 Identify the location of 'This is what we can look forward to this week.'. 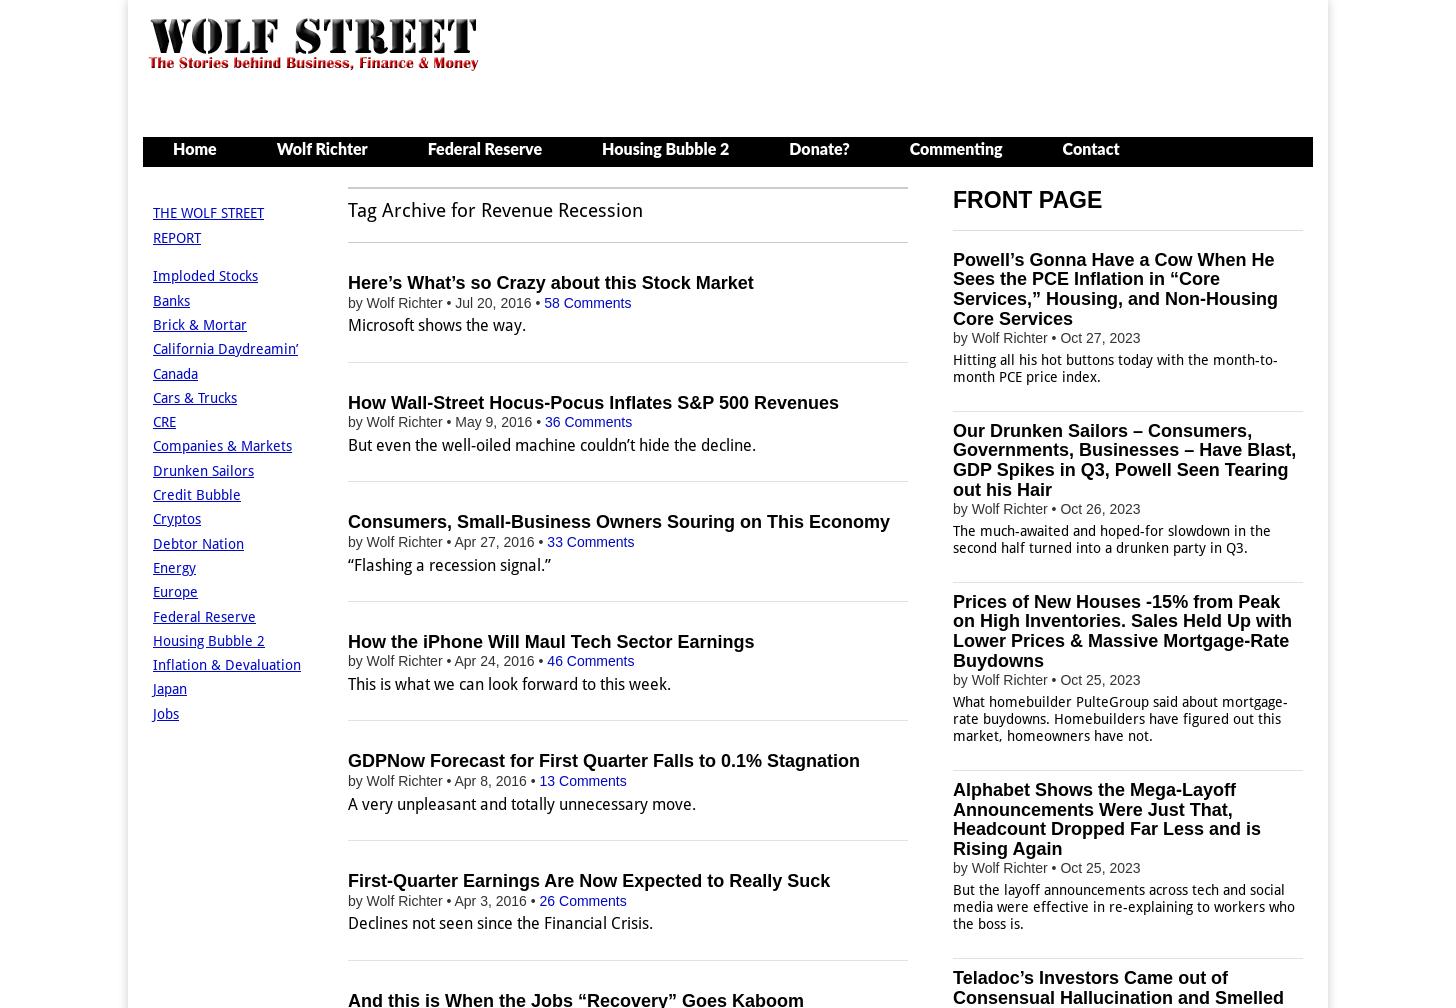
(508, 684).